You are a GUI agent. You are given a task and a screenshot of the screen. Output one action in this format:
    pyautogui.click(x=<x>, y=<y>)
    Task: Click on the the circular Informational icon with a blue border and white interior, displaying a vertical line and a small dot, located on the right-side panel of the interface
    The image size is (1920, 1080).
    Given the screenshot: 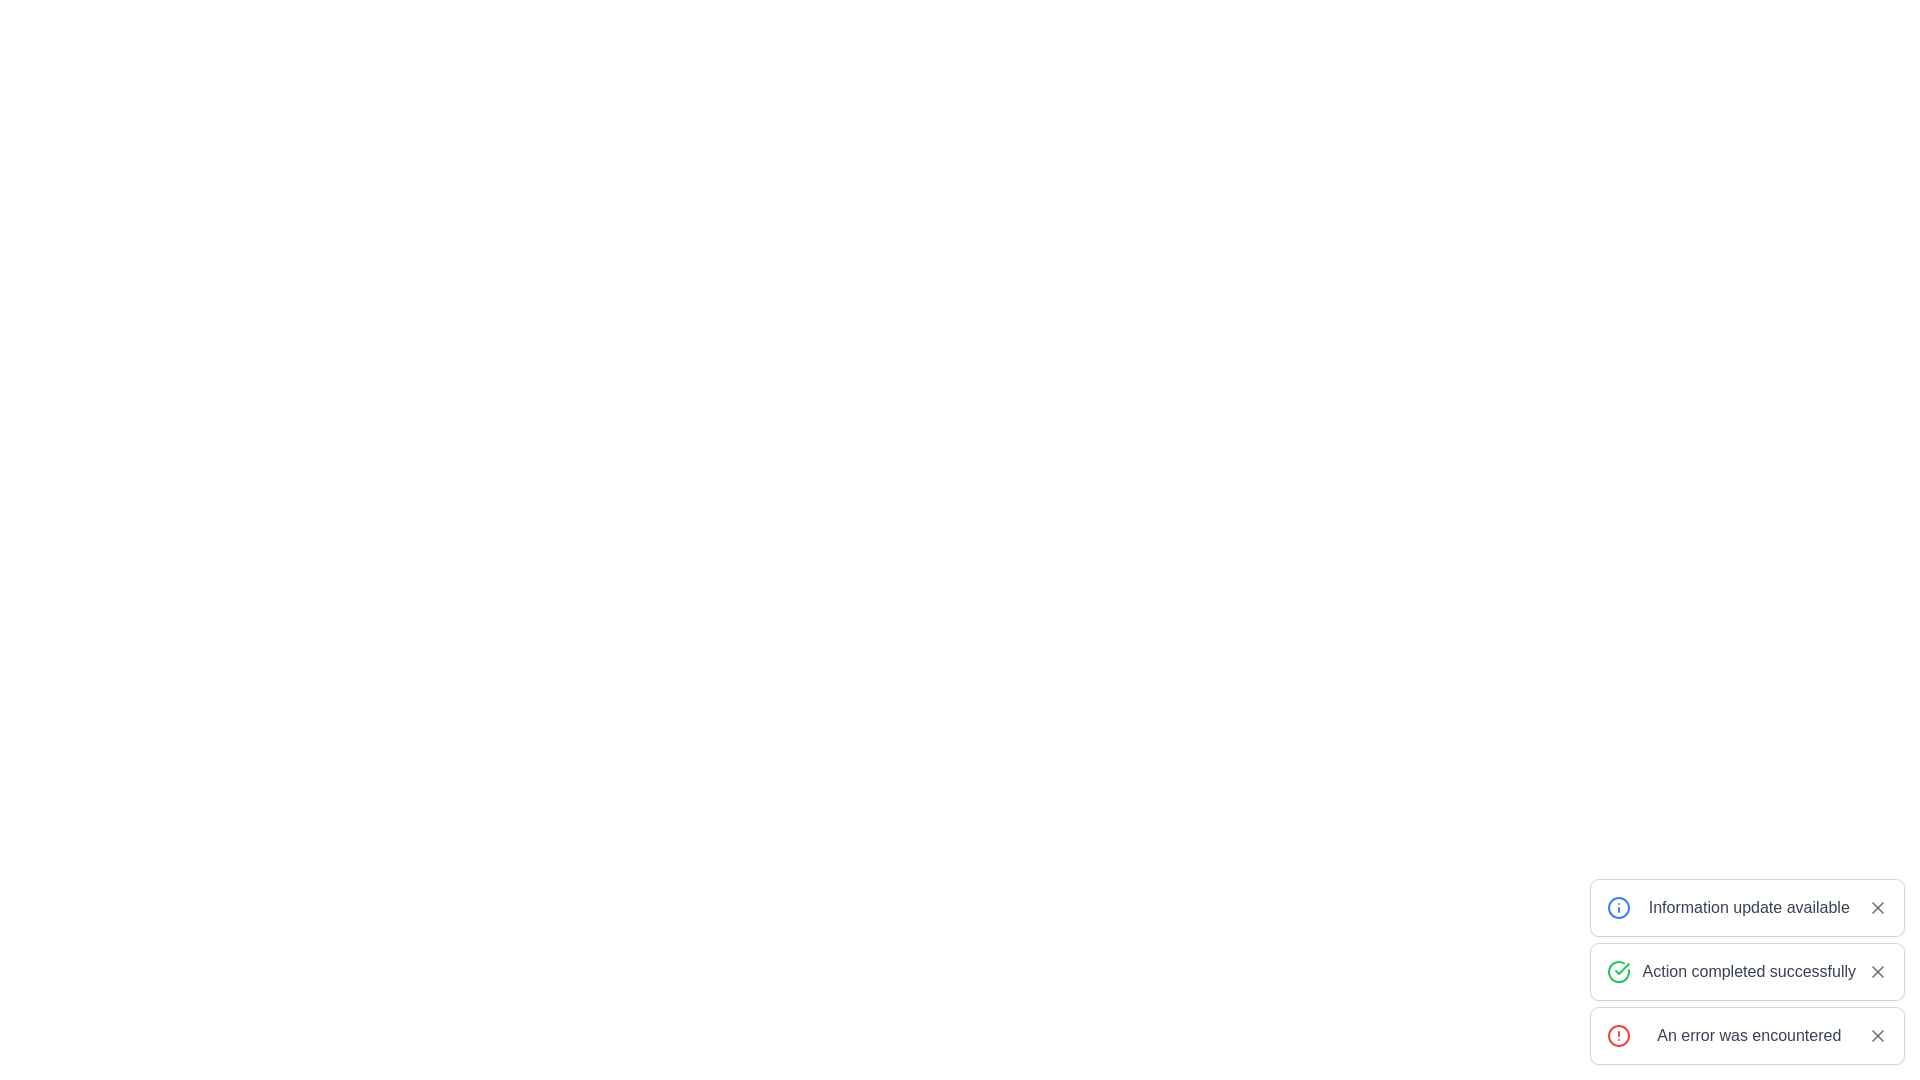 What is the action you would take?
    pyautogui.click(x=1618, y=907)
    